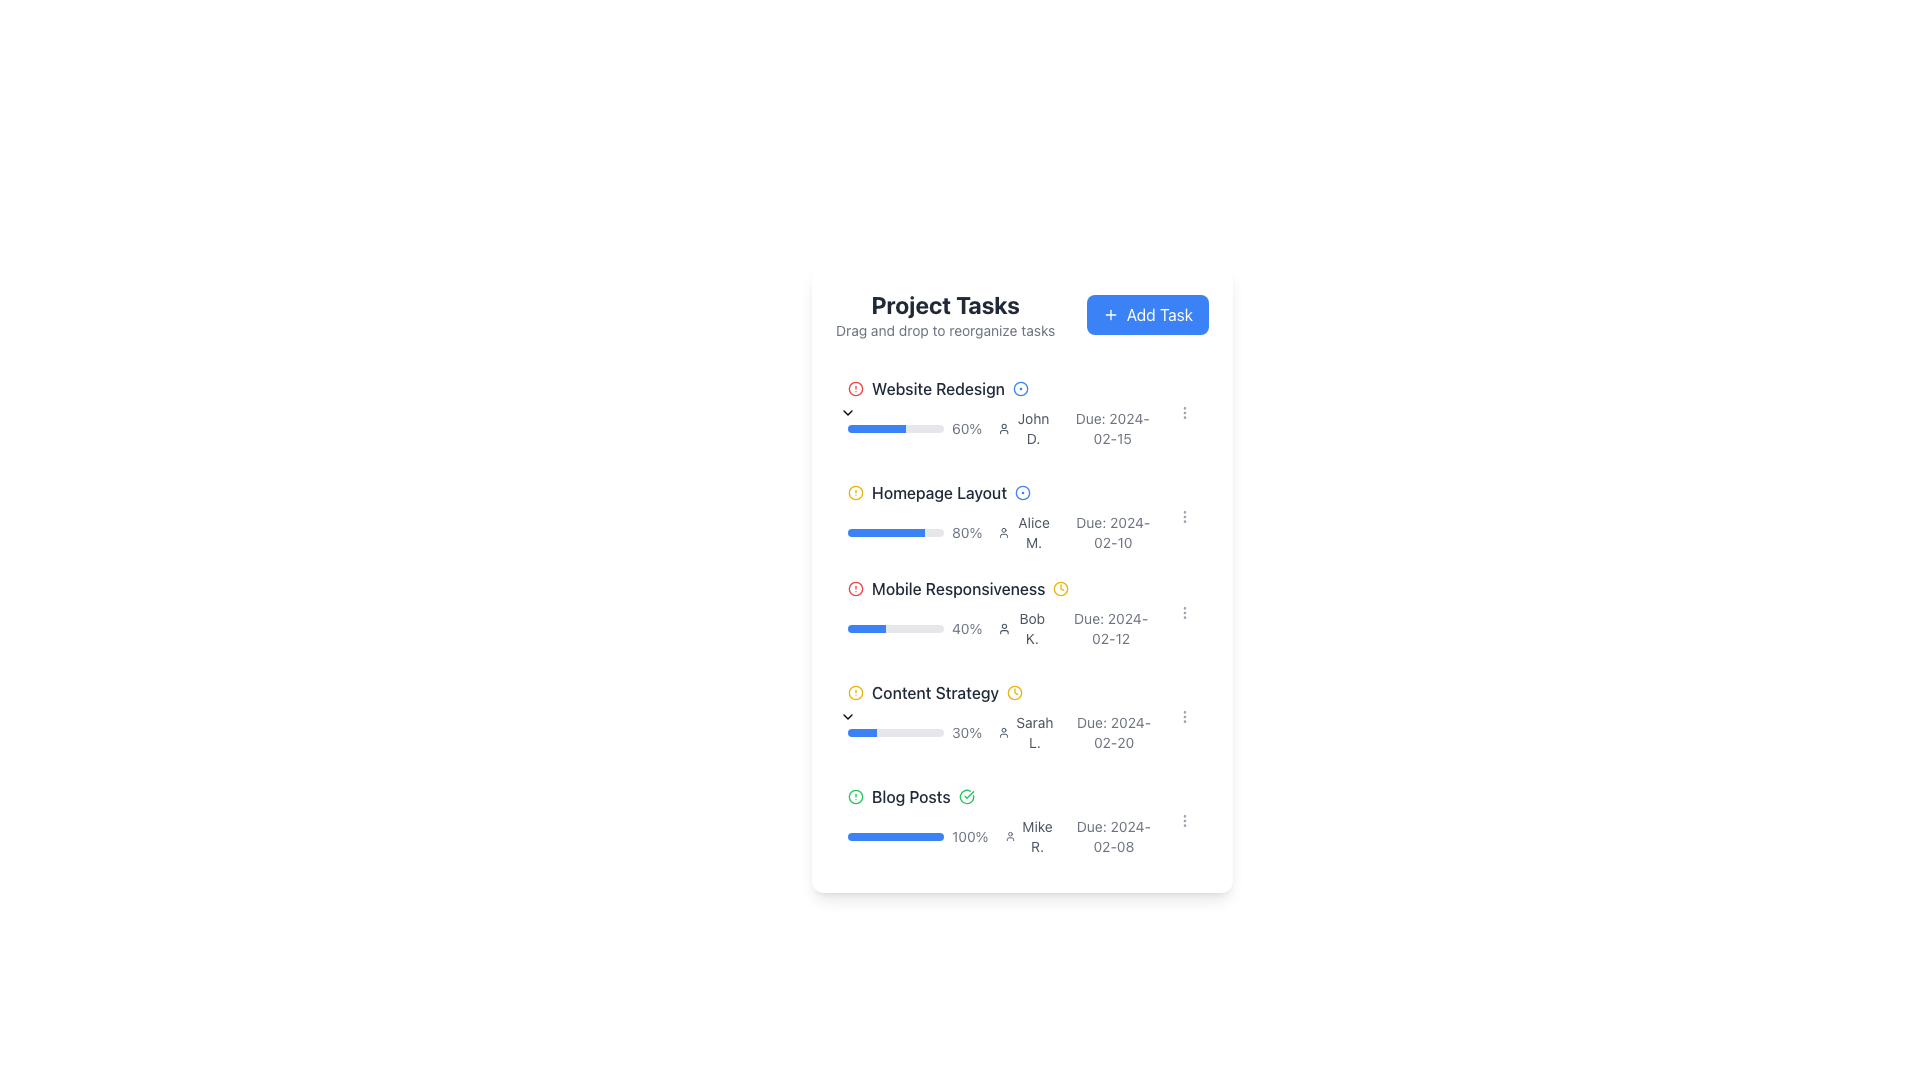 The height and width of the screenshot is (1080, 1920). I want to click on the Toggle/Expand button located to the left of the progress bar in the 'Content Strategy' task row, so click(835, 716).